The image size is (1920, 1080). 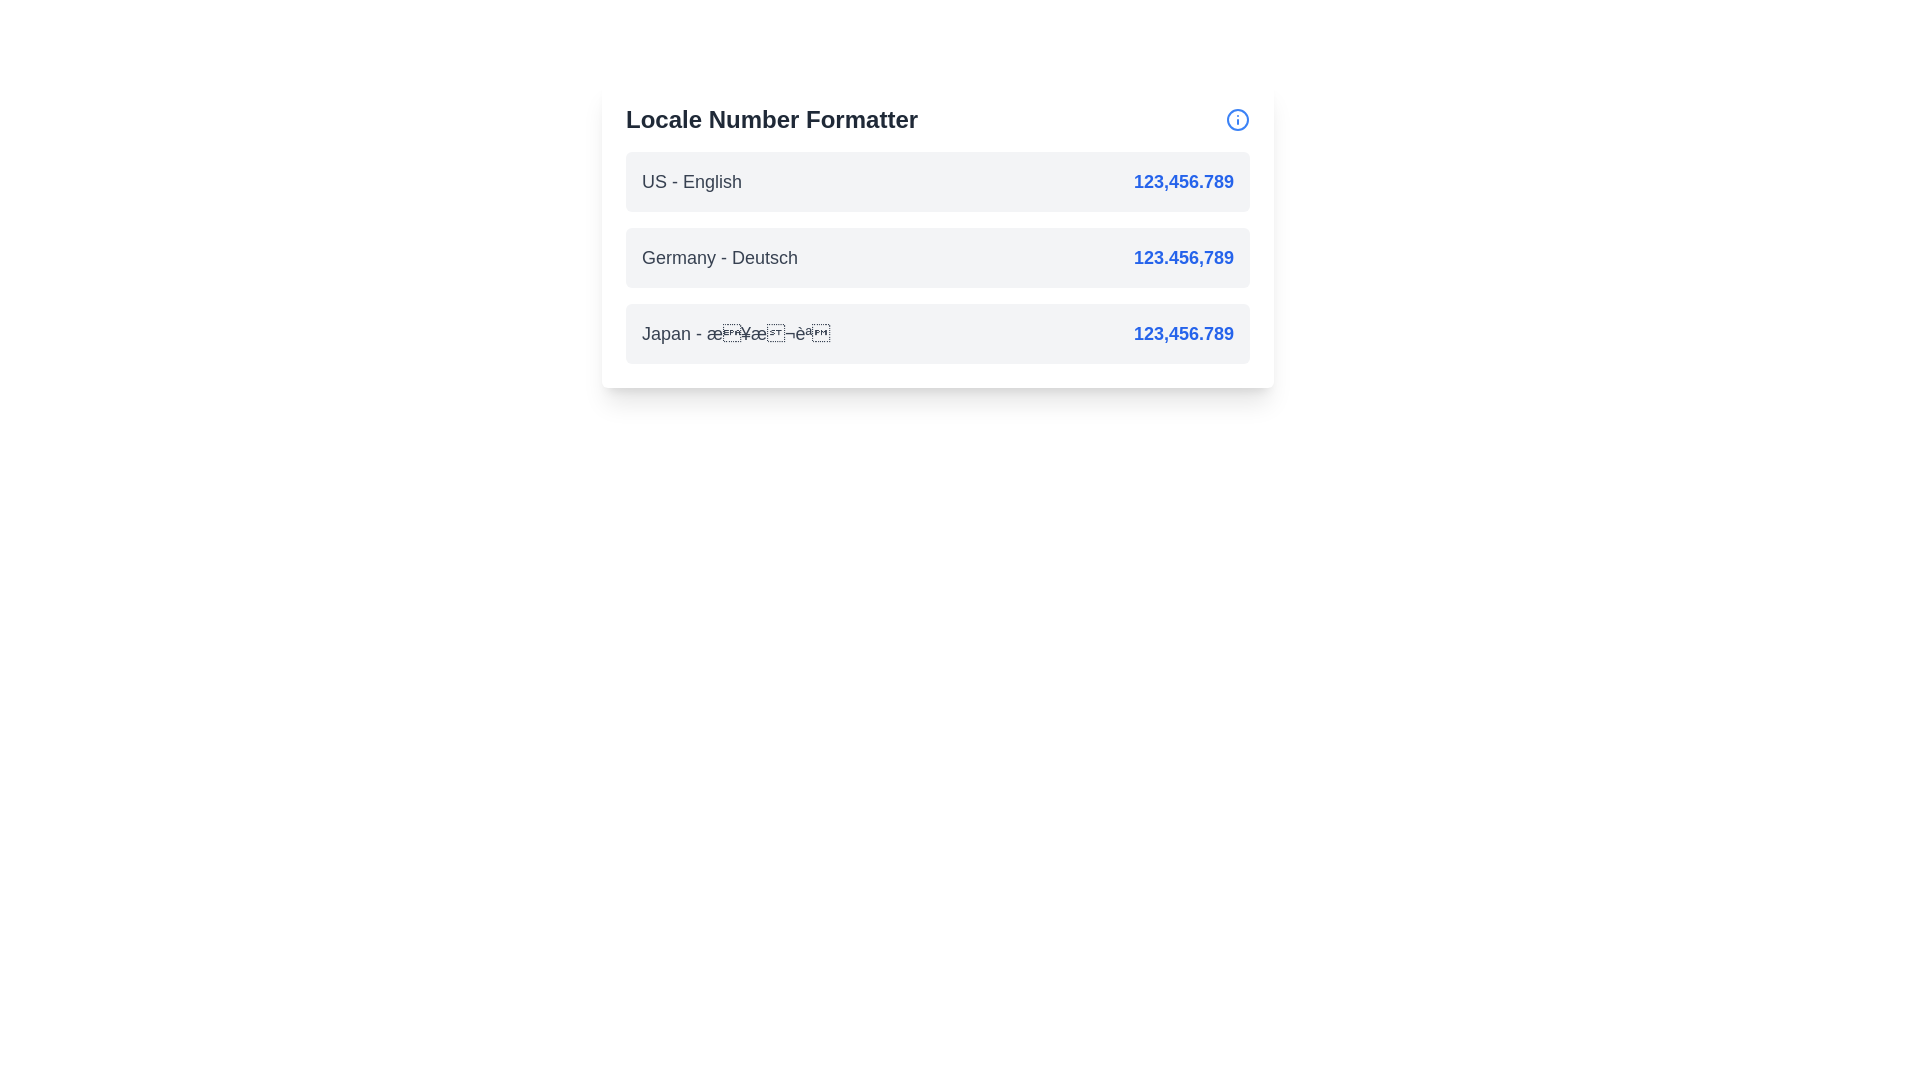 I want to click on the blue circular icon located to the far right of the 'Locale Number Formatter' title, so click(x=1237, y=119).